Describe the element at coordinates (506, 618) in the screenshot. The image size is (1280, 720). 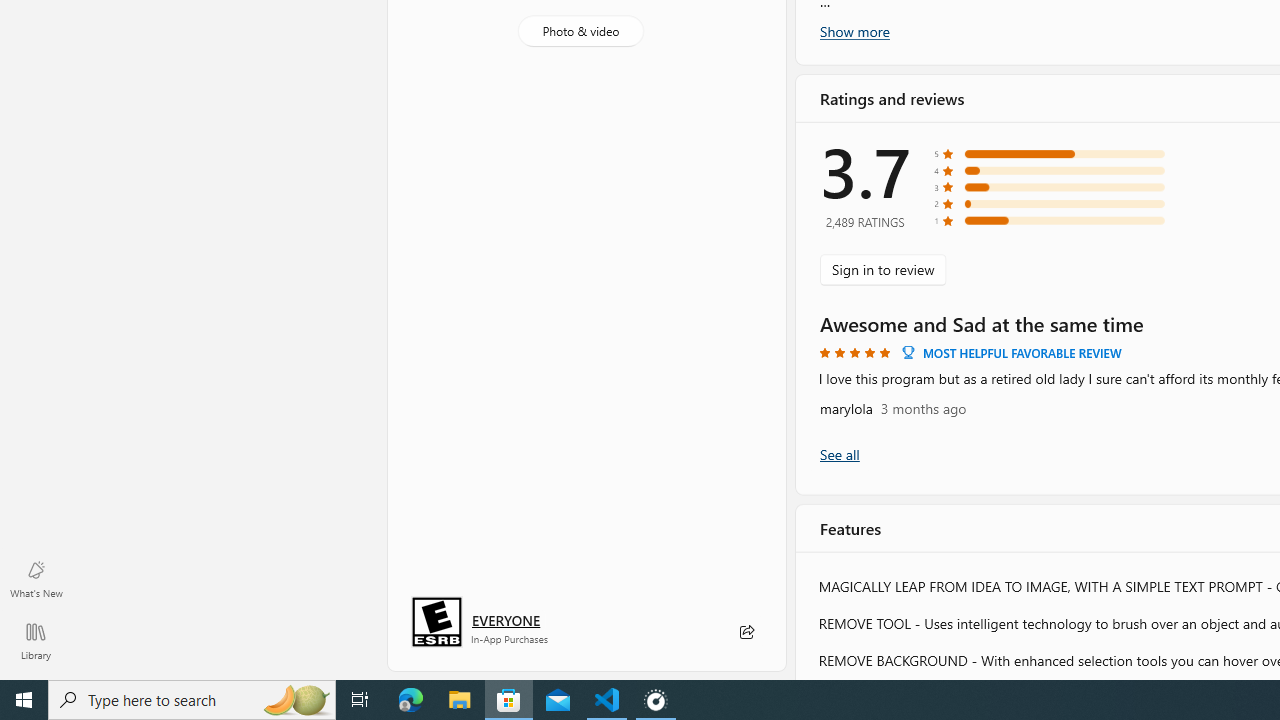
I see `'Age rating: EVERYONE. Click for more information.'` at that location.